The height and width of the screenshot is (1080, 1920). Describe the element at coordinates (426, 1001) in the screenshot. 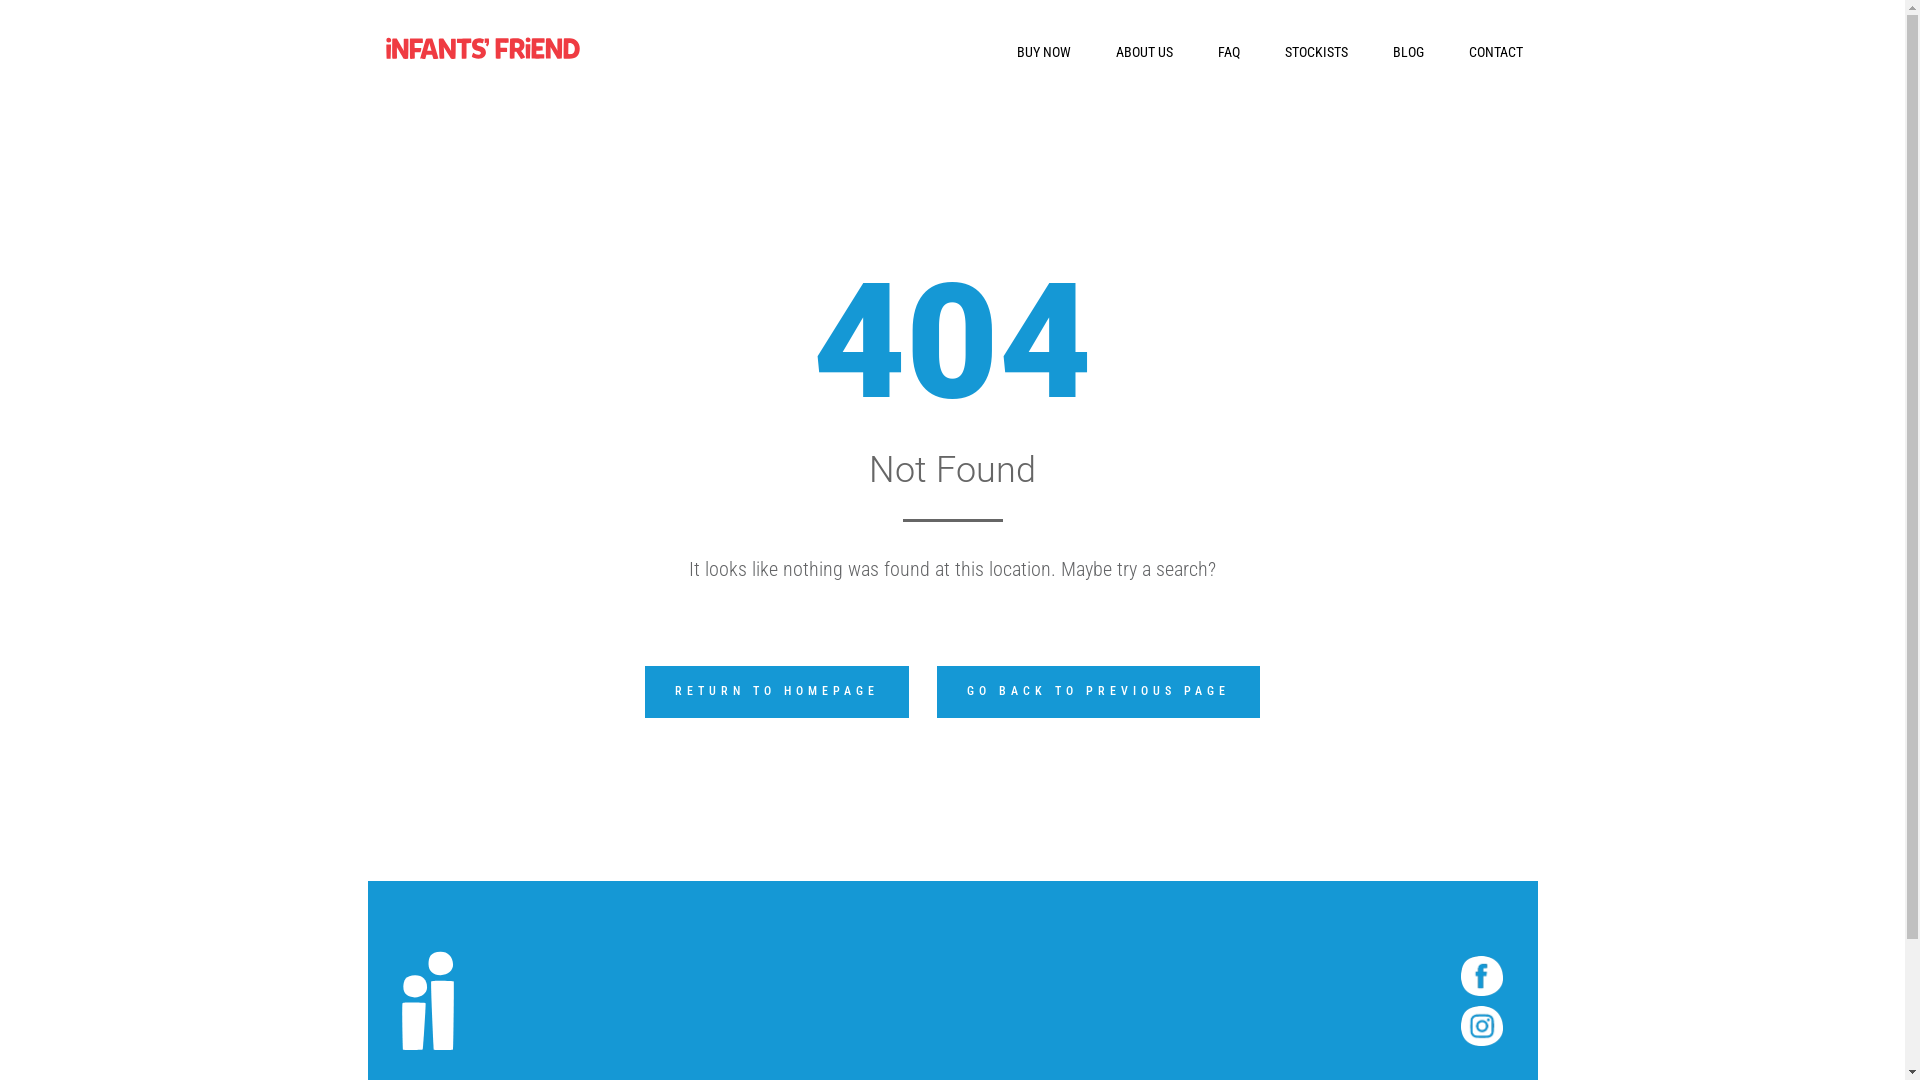

I see `'ii-small'` at that location.